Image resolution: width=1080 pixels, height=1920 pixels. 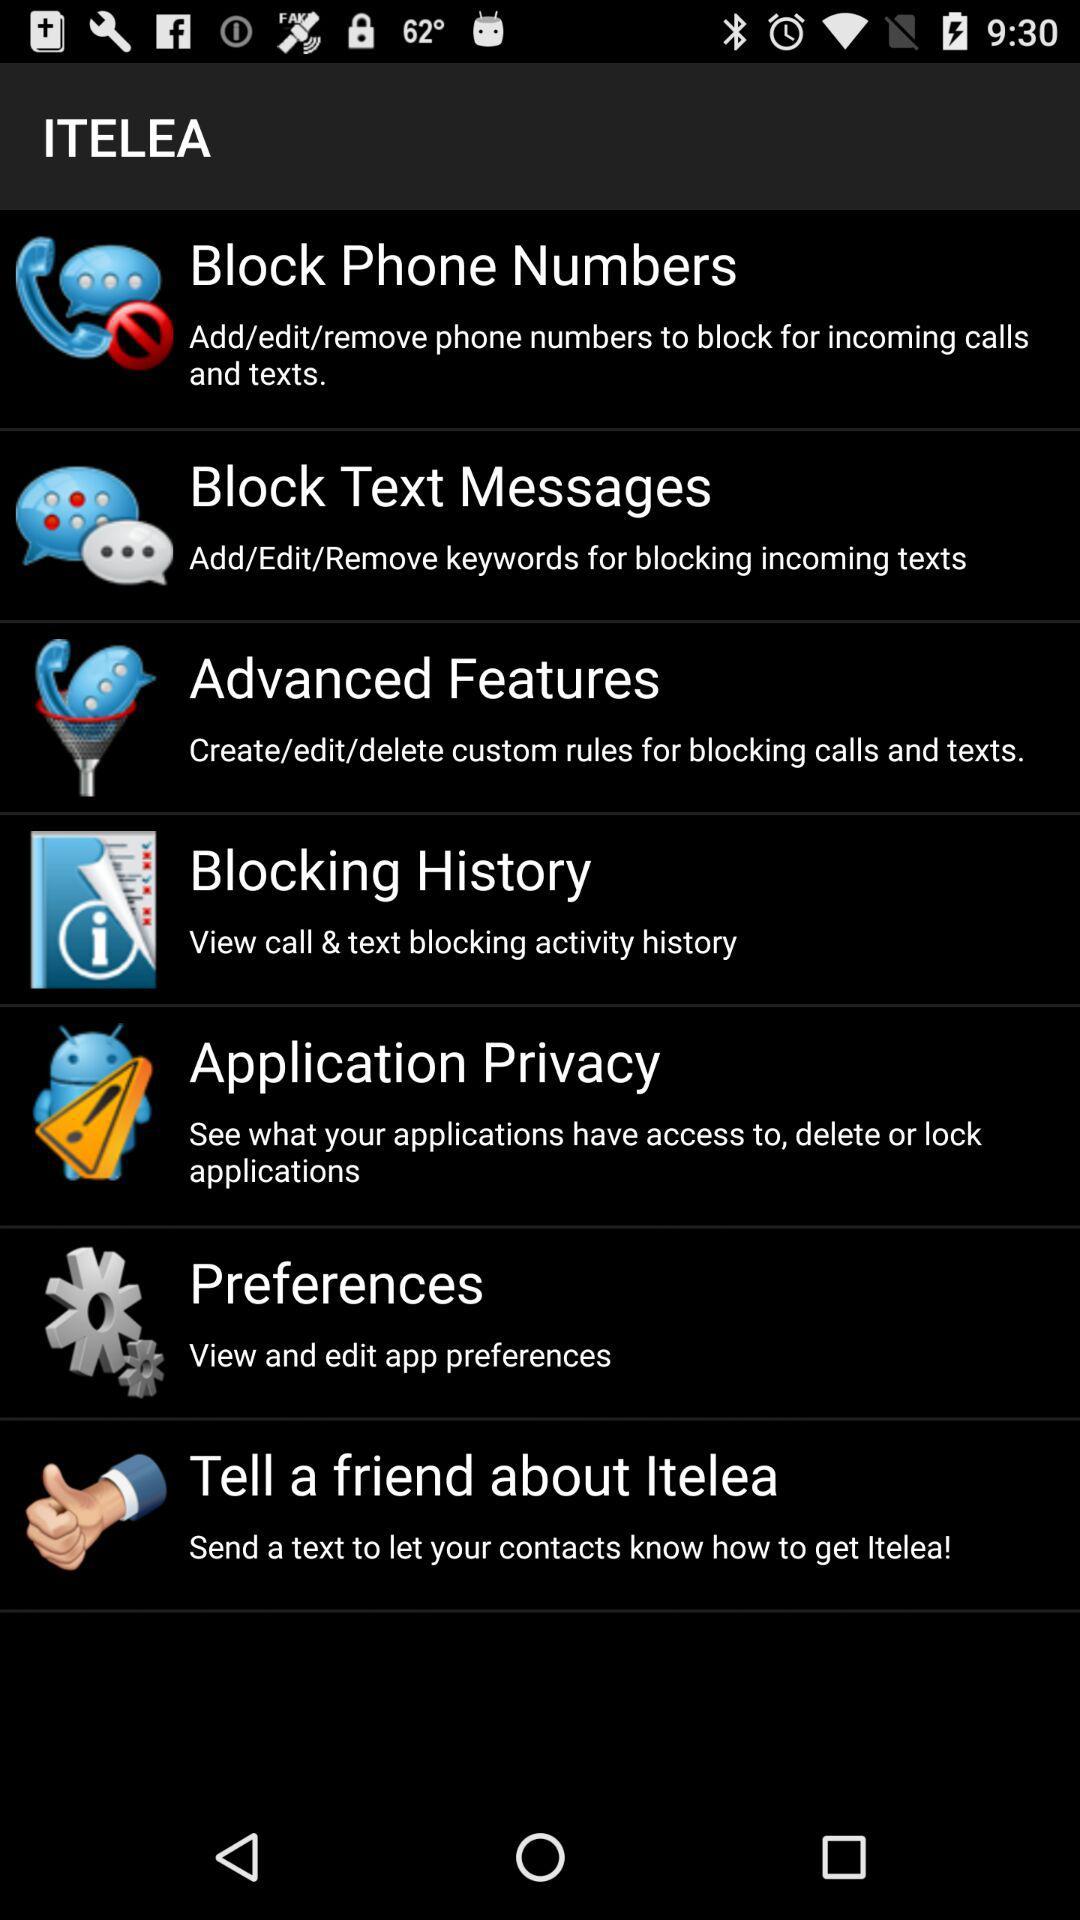 I want to click on the view call text icon, so click(x=625, y=939).